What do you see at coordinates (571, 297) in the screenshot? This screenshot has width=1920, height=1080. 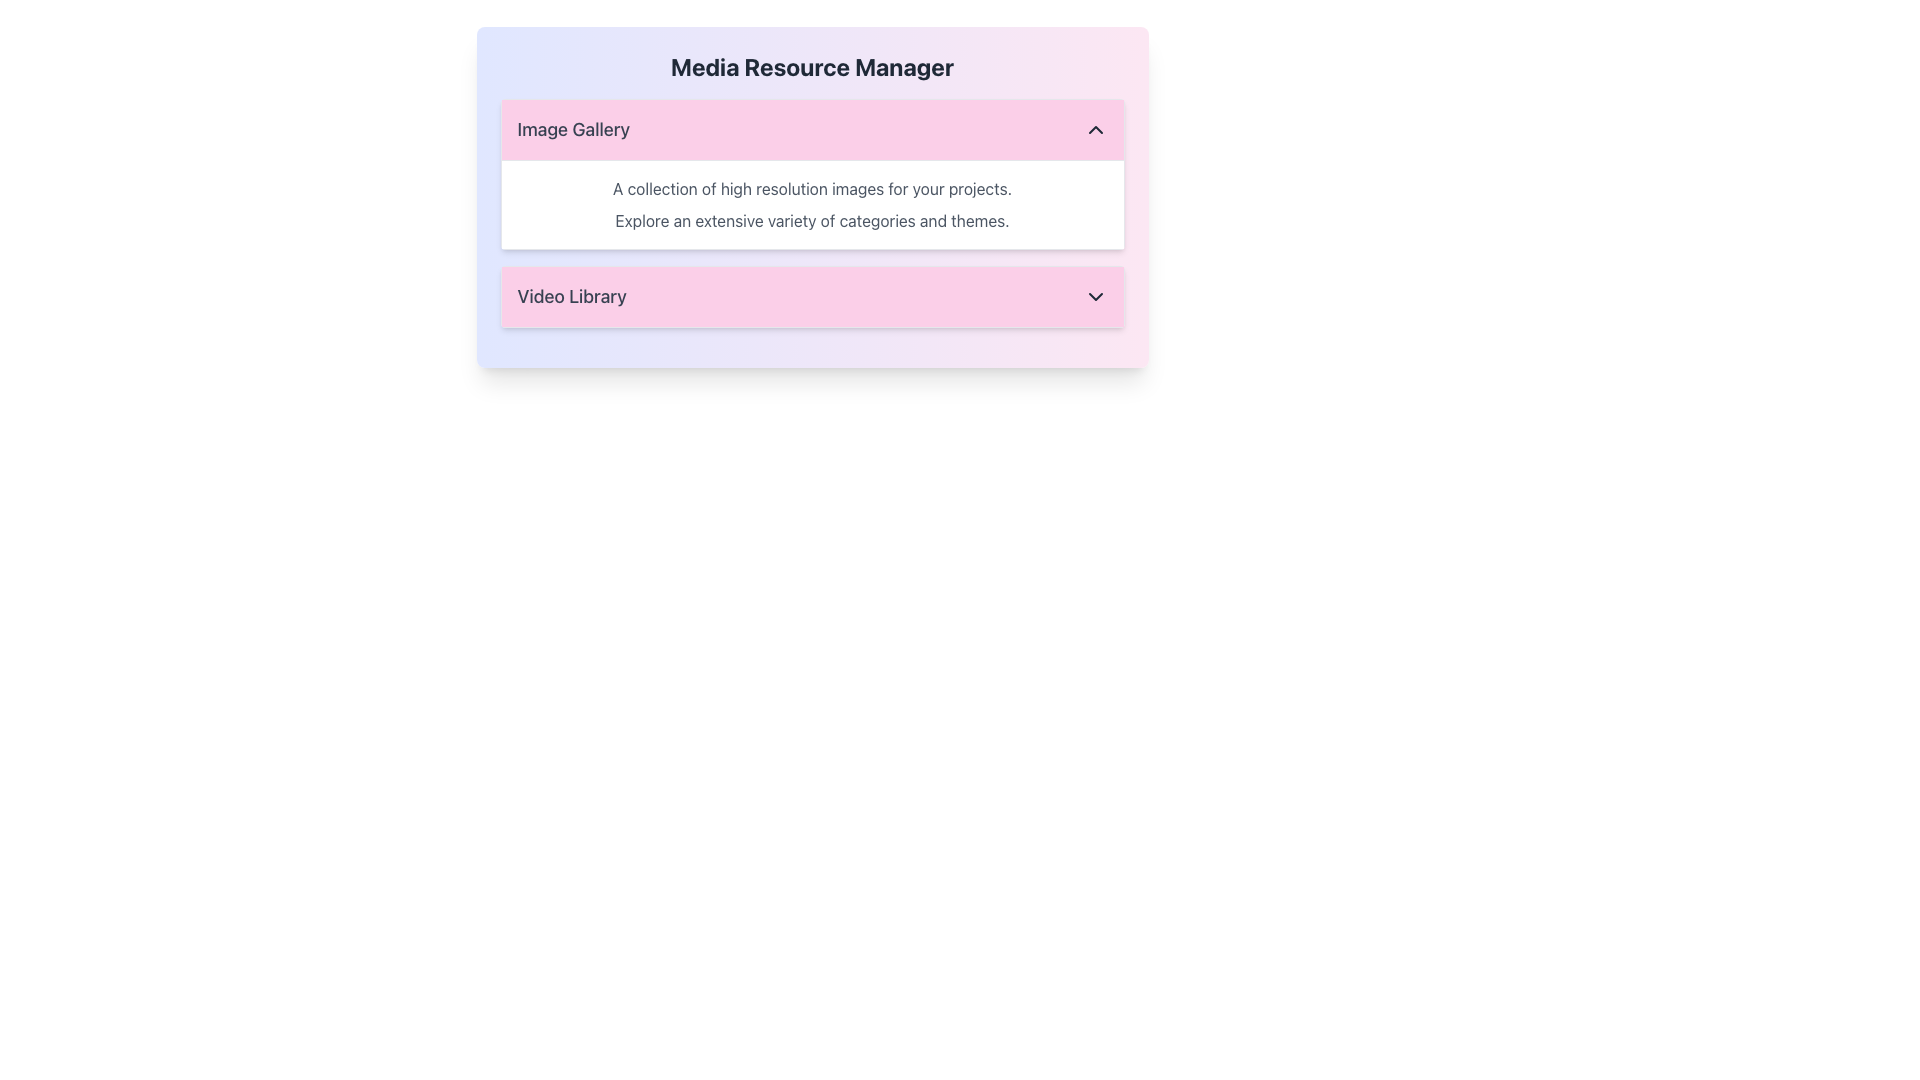 I see `text label that identifies this section as 'Video Library', positioned in the middle section of the interface` at bounding box center [571, 297].